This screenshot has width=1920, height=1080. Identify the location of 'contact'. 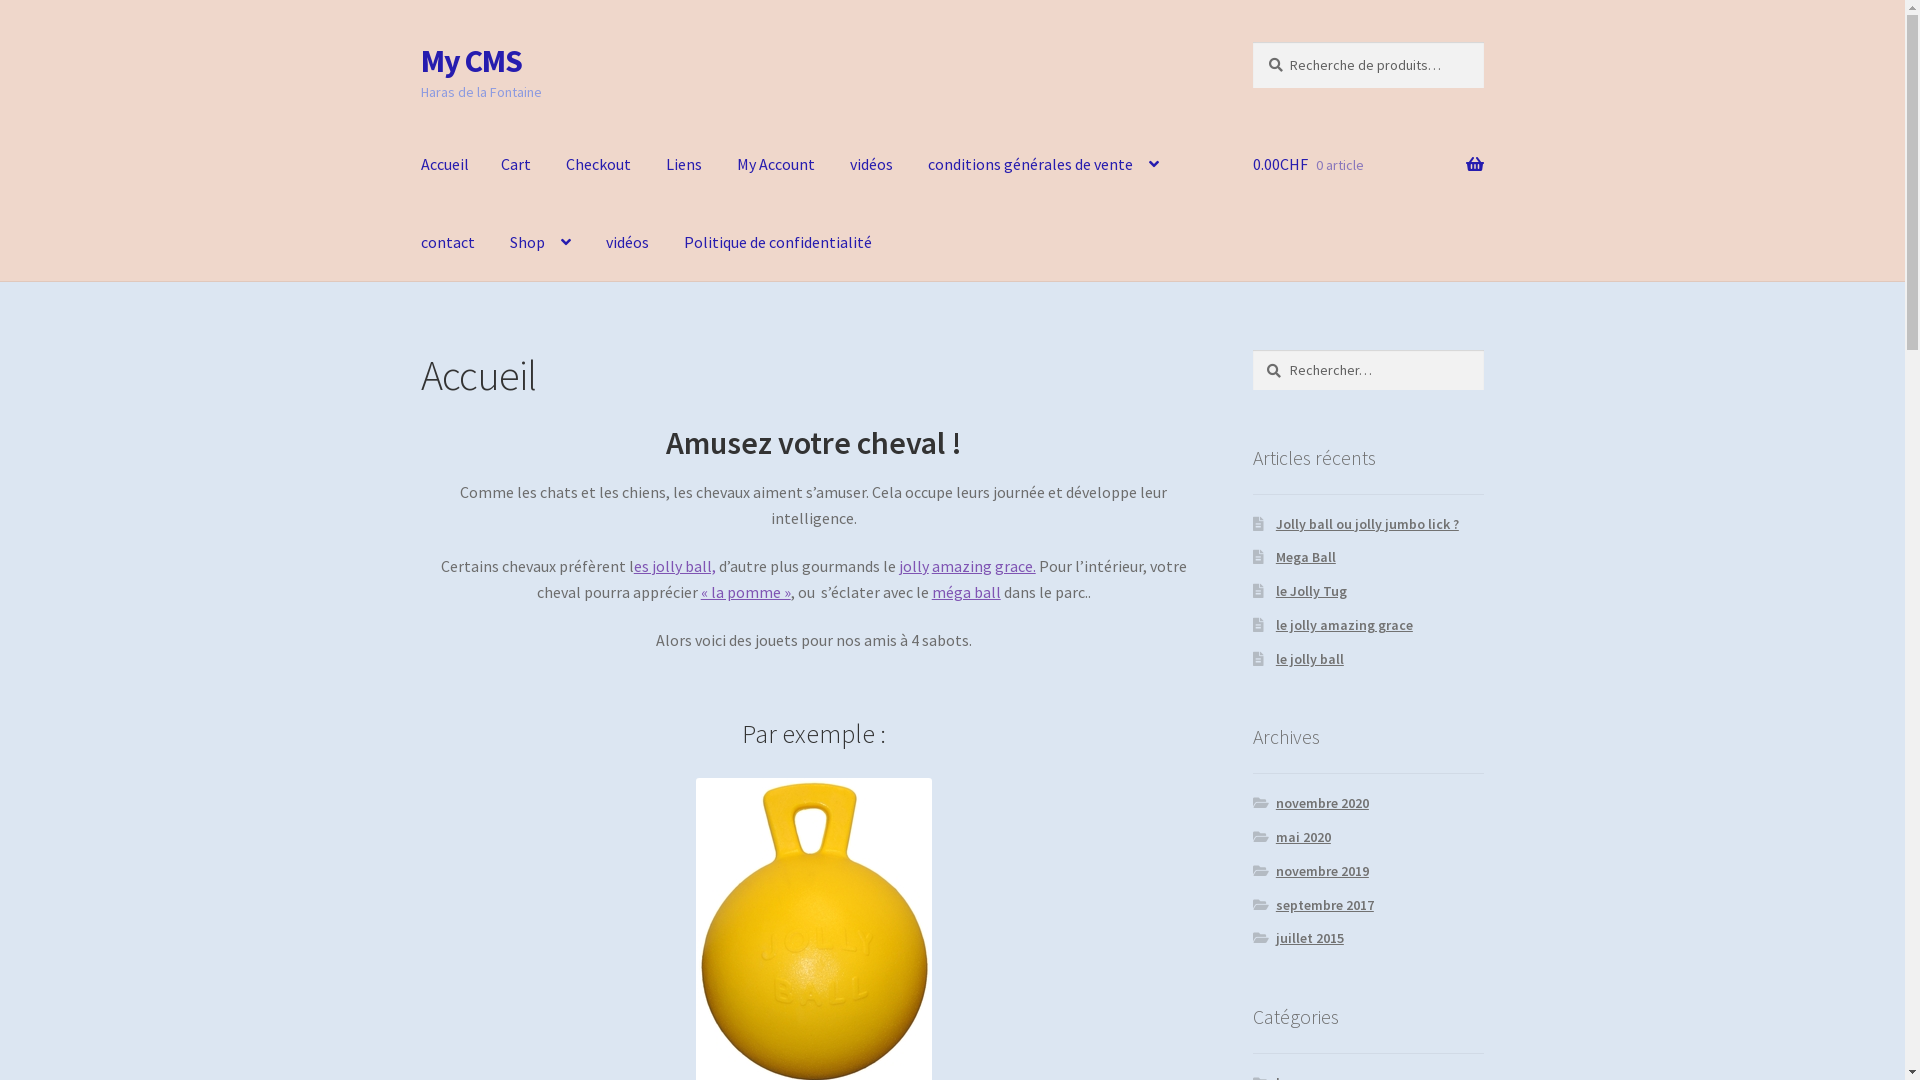
(446, 242).